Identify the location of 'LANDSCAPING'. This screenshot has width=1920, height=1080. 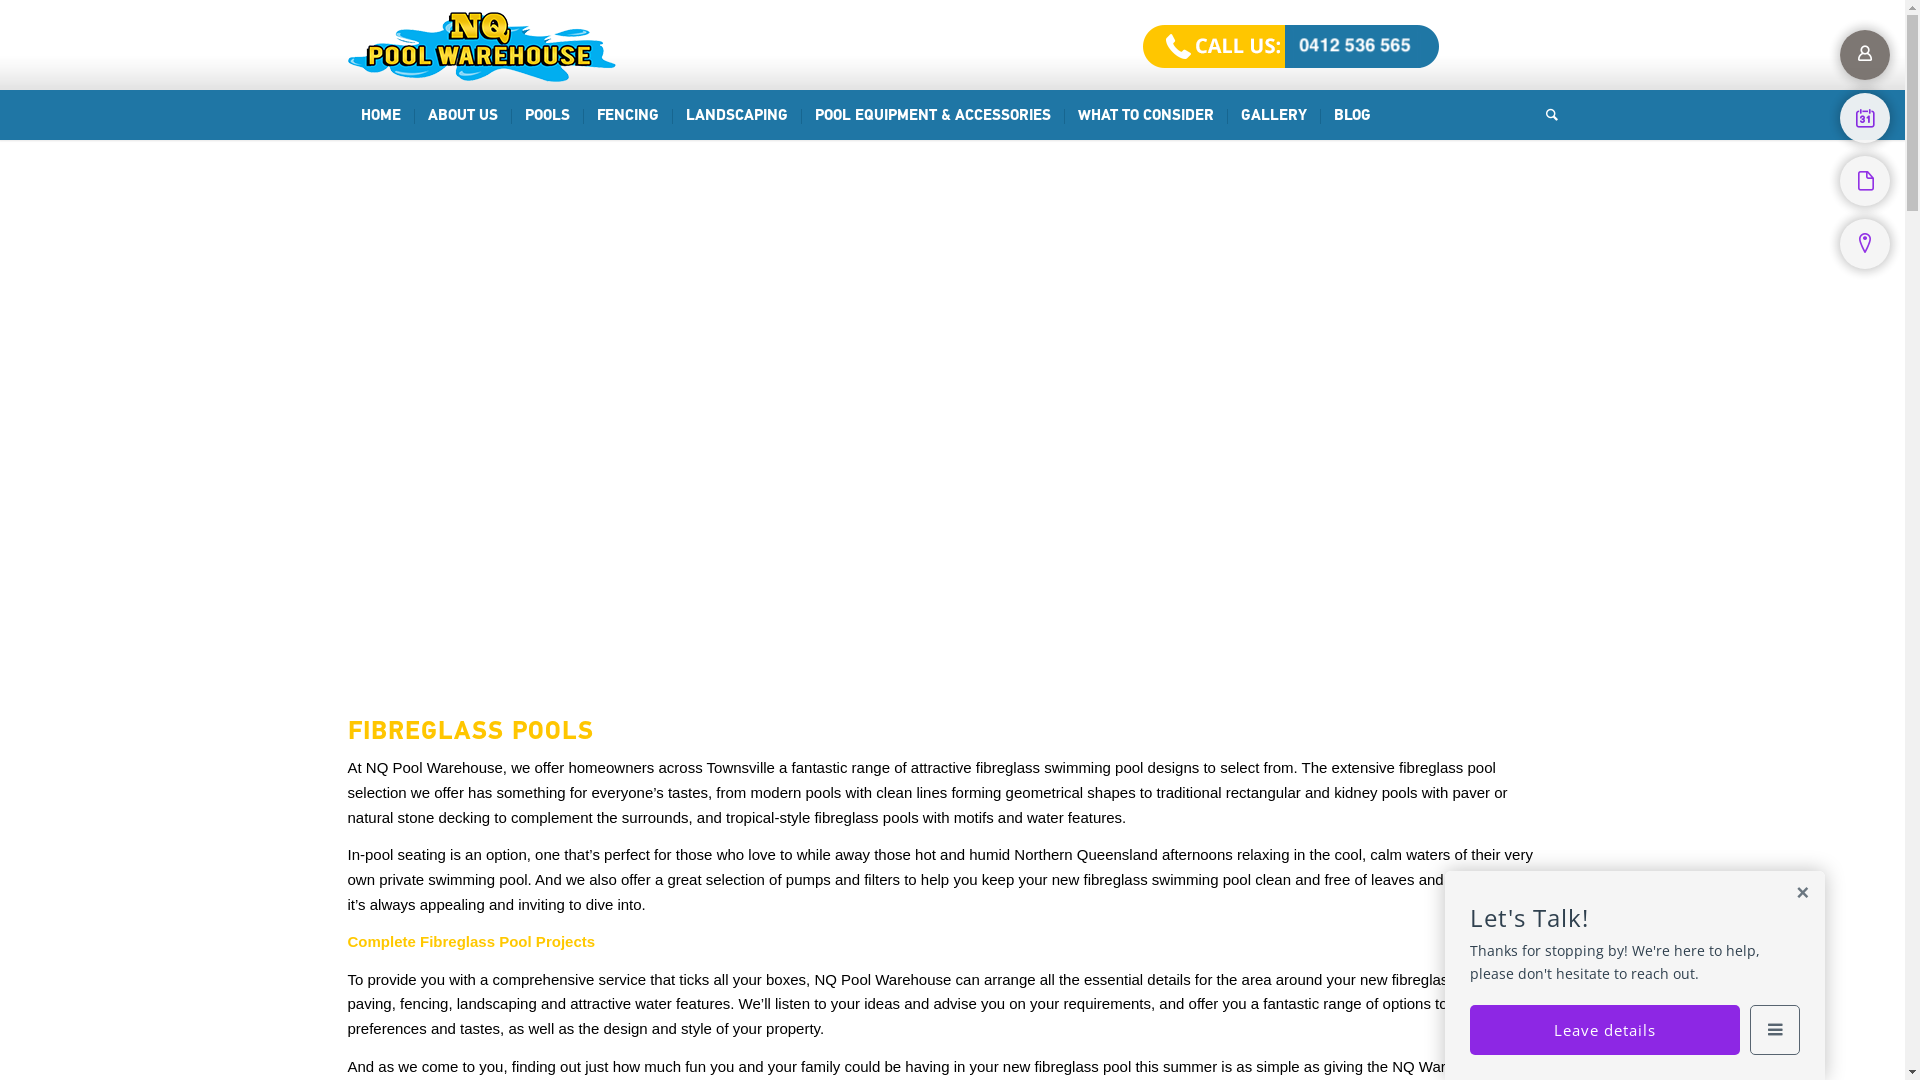
(672, 115).